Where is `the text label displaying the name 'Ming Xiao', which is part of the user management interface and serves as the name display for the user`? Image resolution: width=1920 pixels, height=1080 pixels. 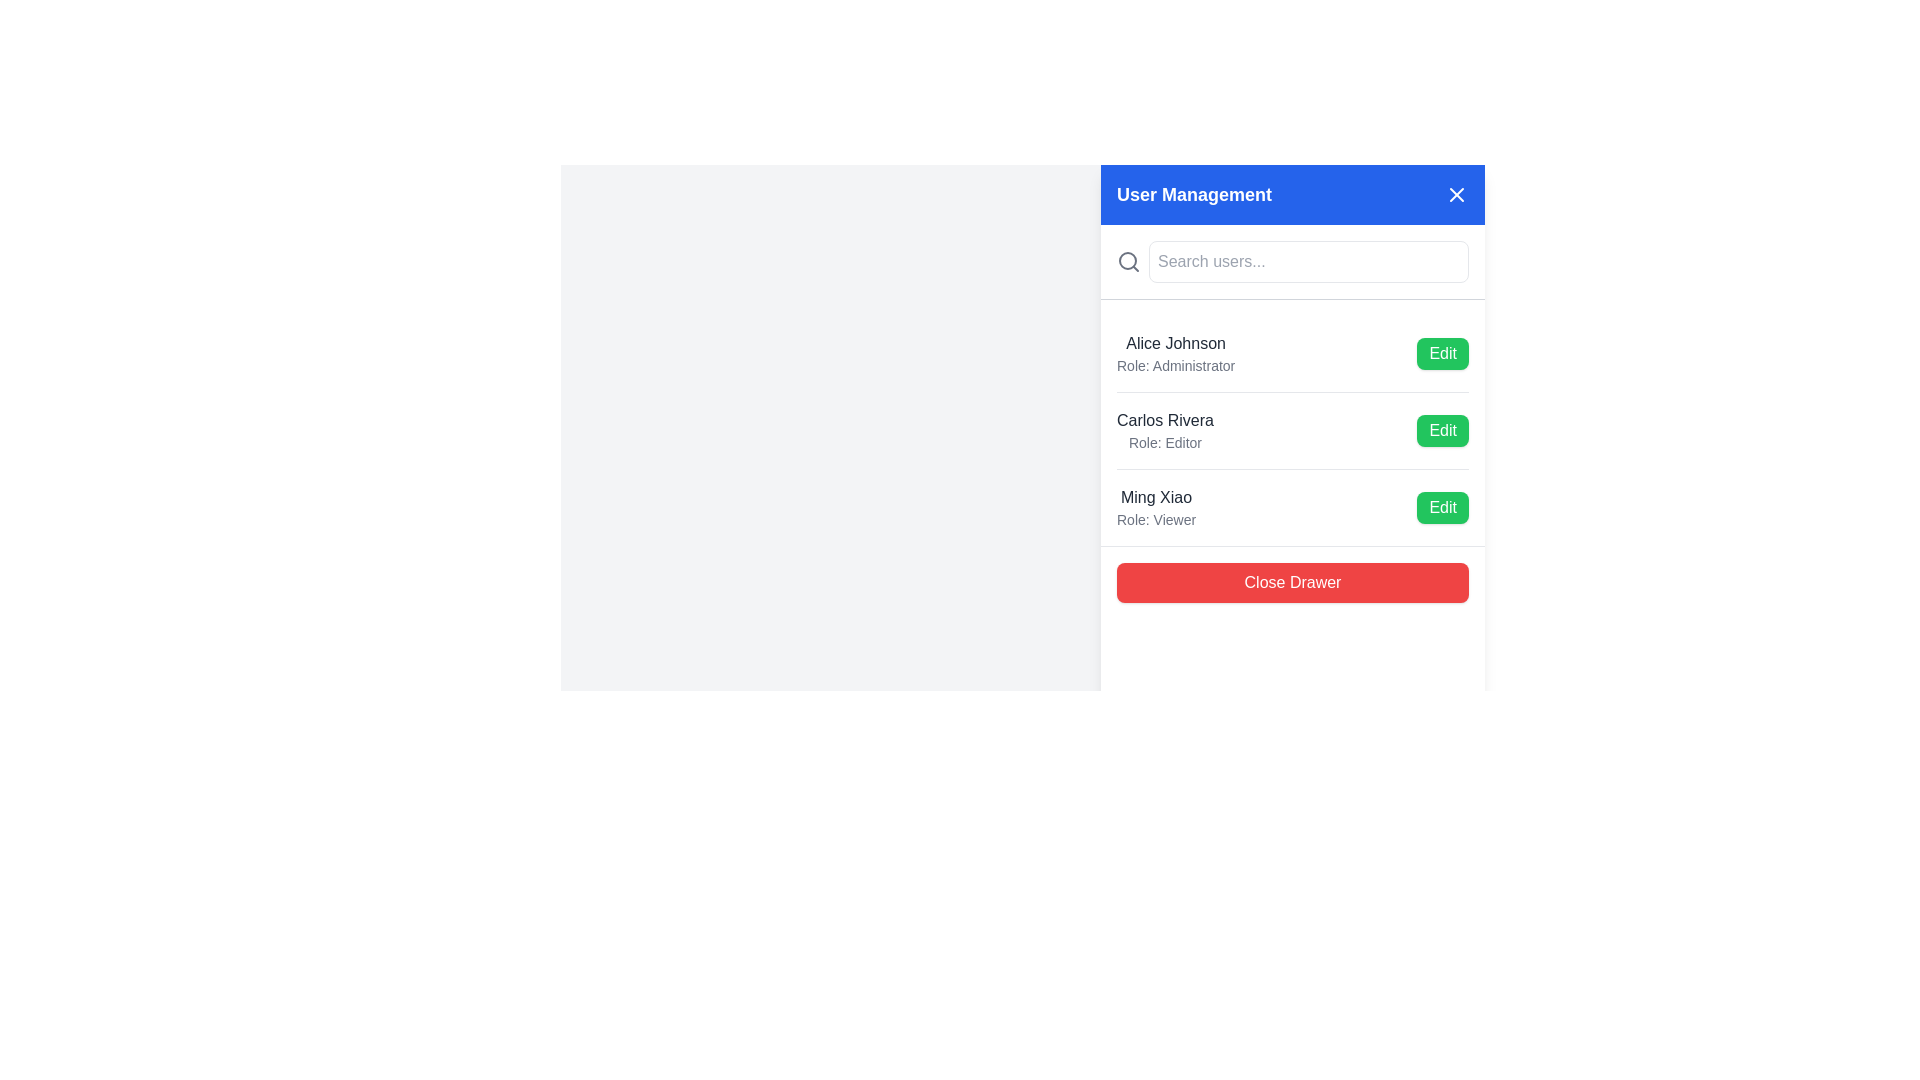
the text label displaying the name 'Ming Xiao', which is part of the user management interface and serves as the name display for the user is located at coordinates (1156, 496).